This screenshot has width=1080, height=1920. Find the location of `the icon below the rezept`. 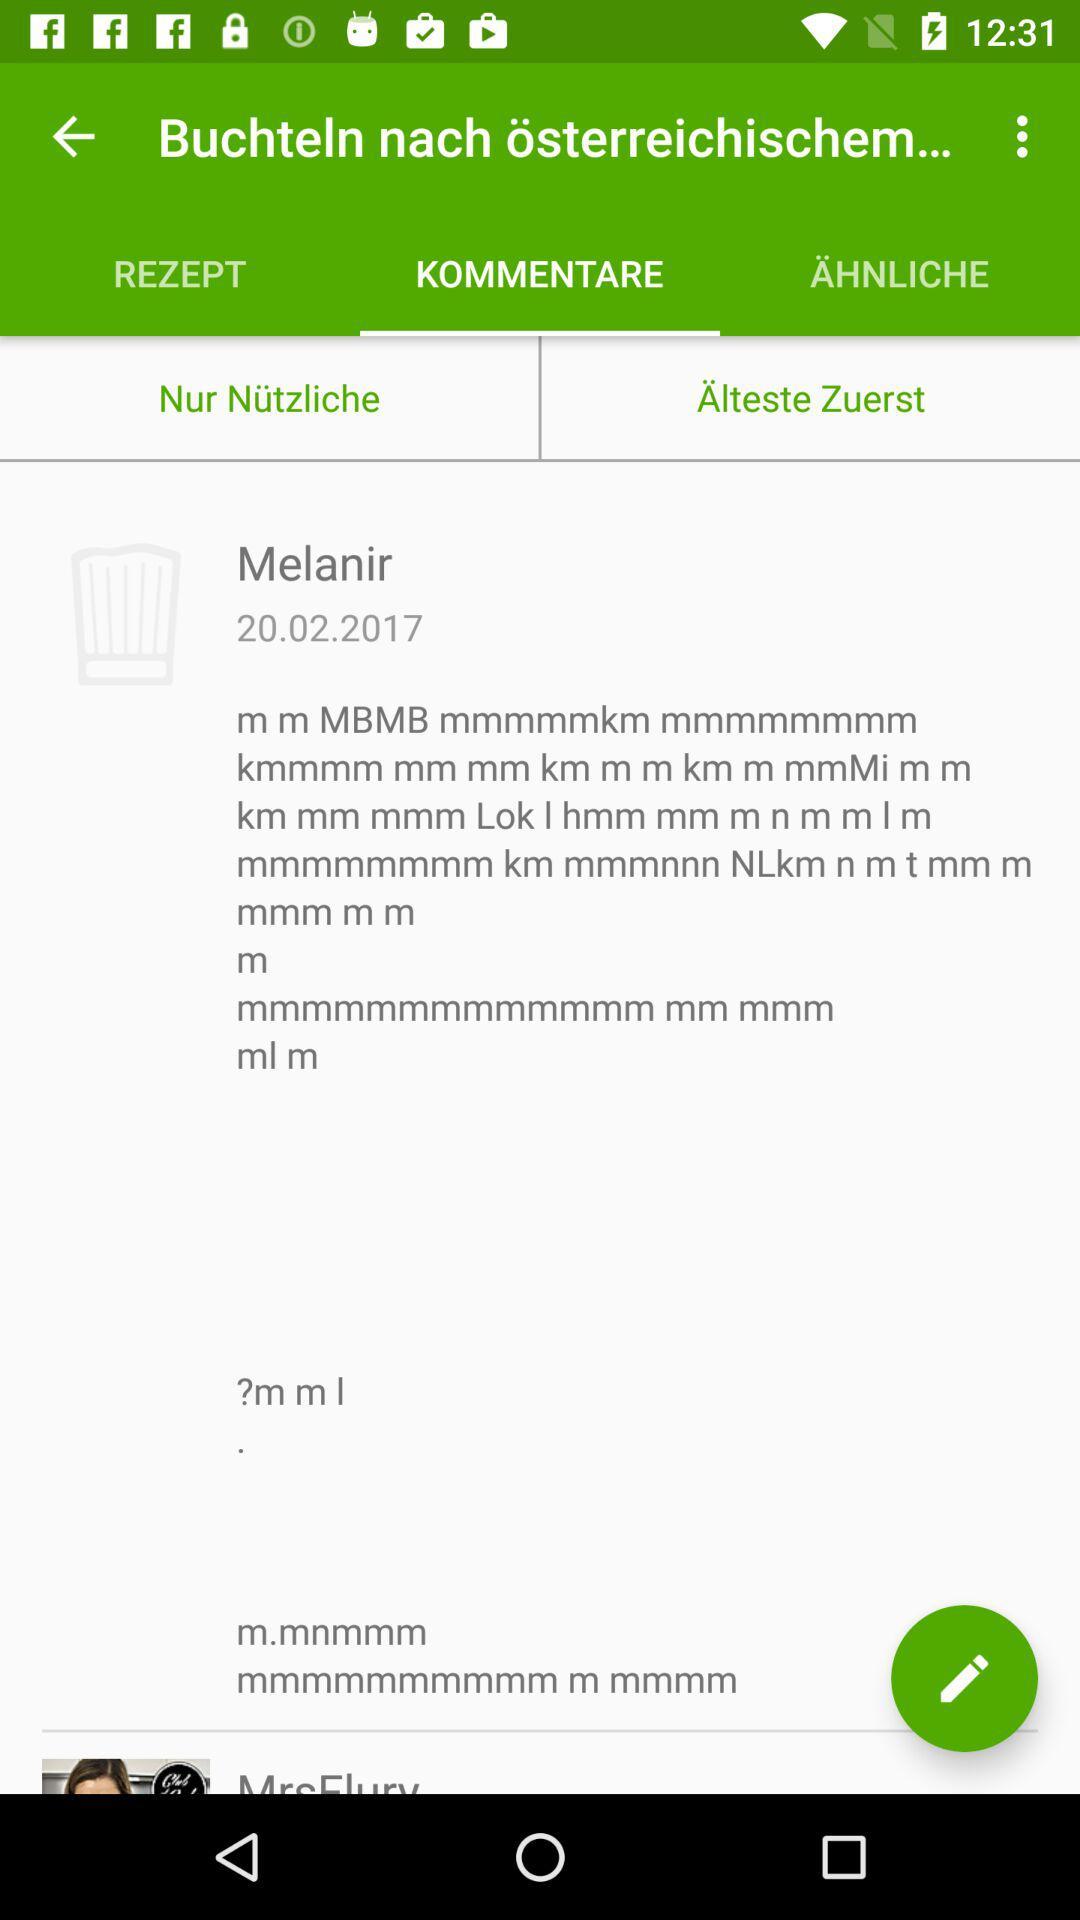

the icon below the rezept is located at coordinates (268, 397).